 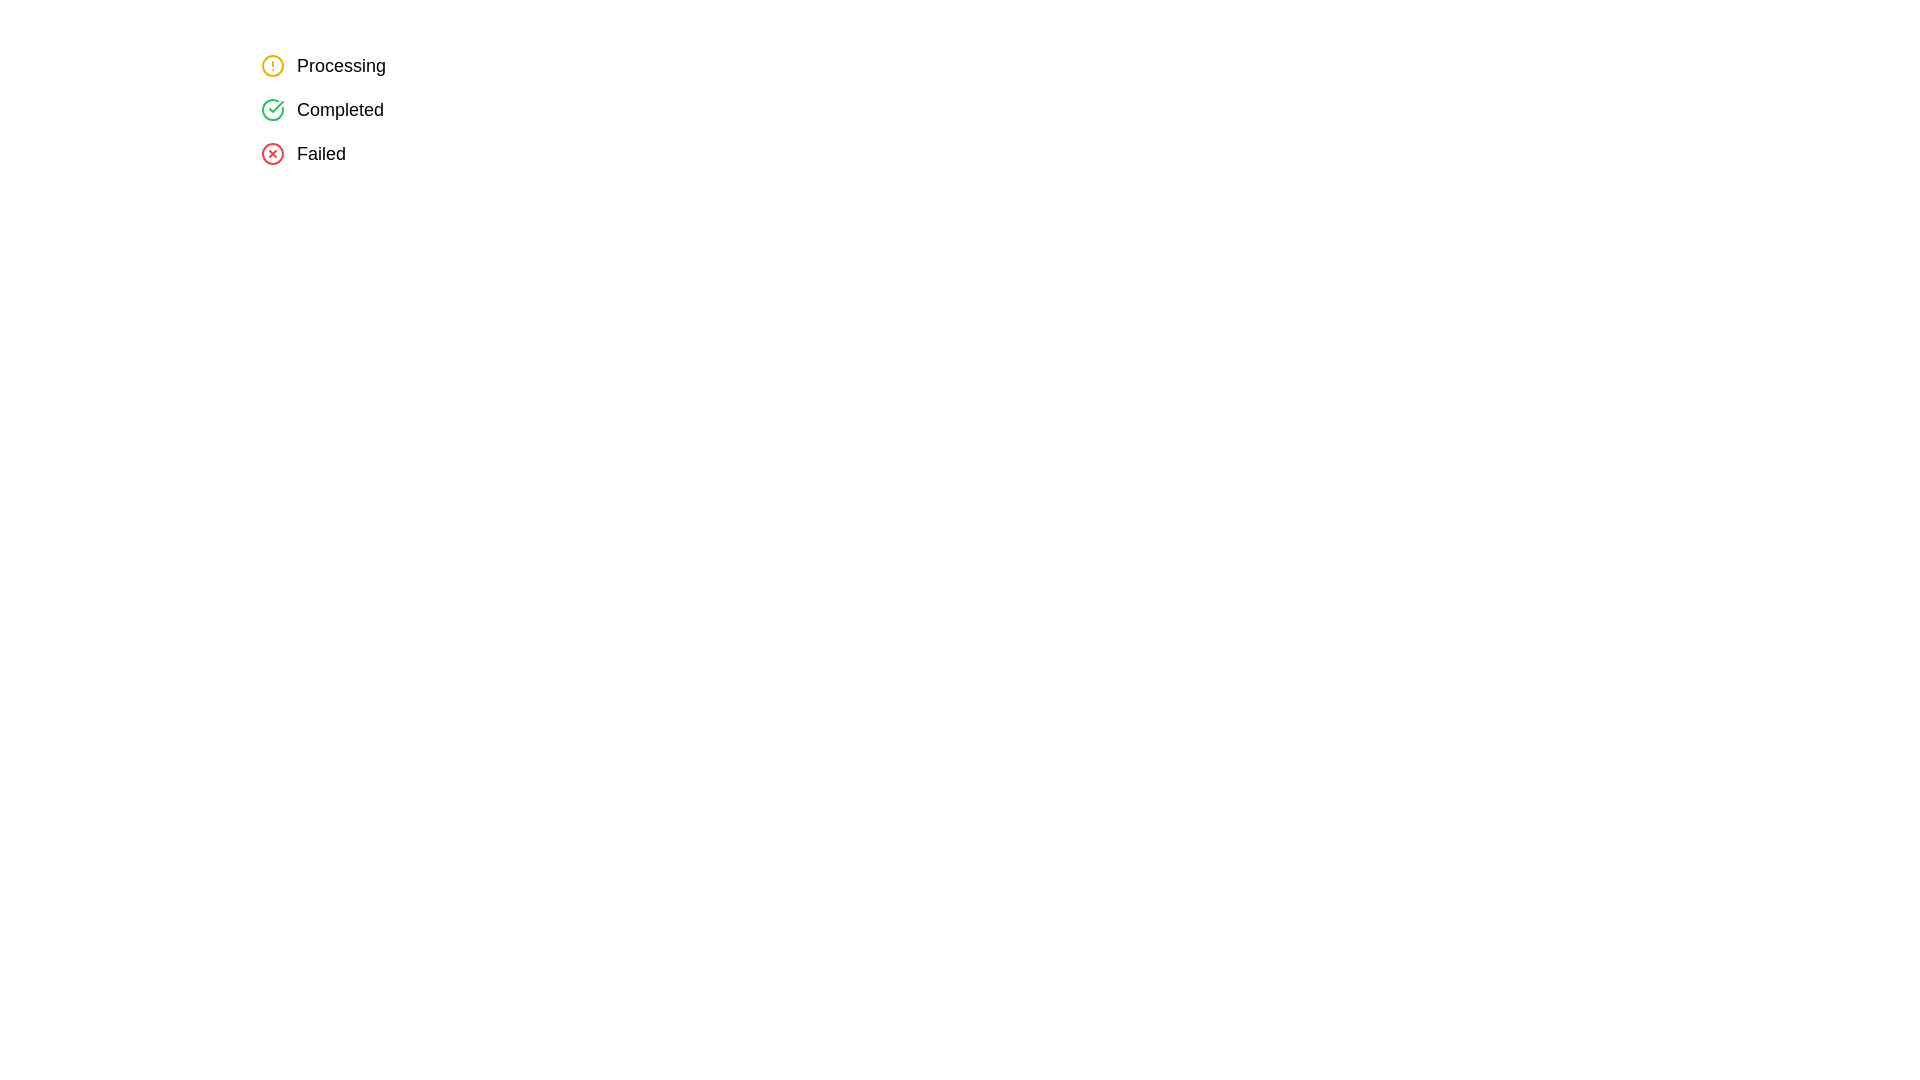 What do you see at coordinates (272, 64) in the screenshot?
I see `the outermost circular part of the alert icon located near the top-left corner of the interface` at bounding box center [272, 64].